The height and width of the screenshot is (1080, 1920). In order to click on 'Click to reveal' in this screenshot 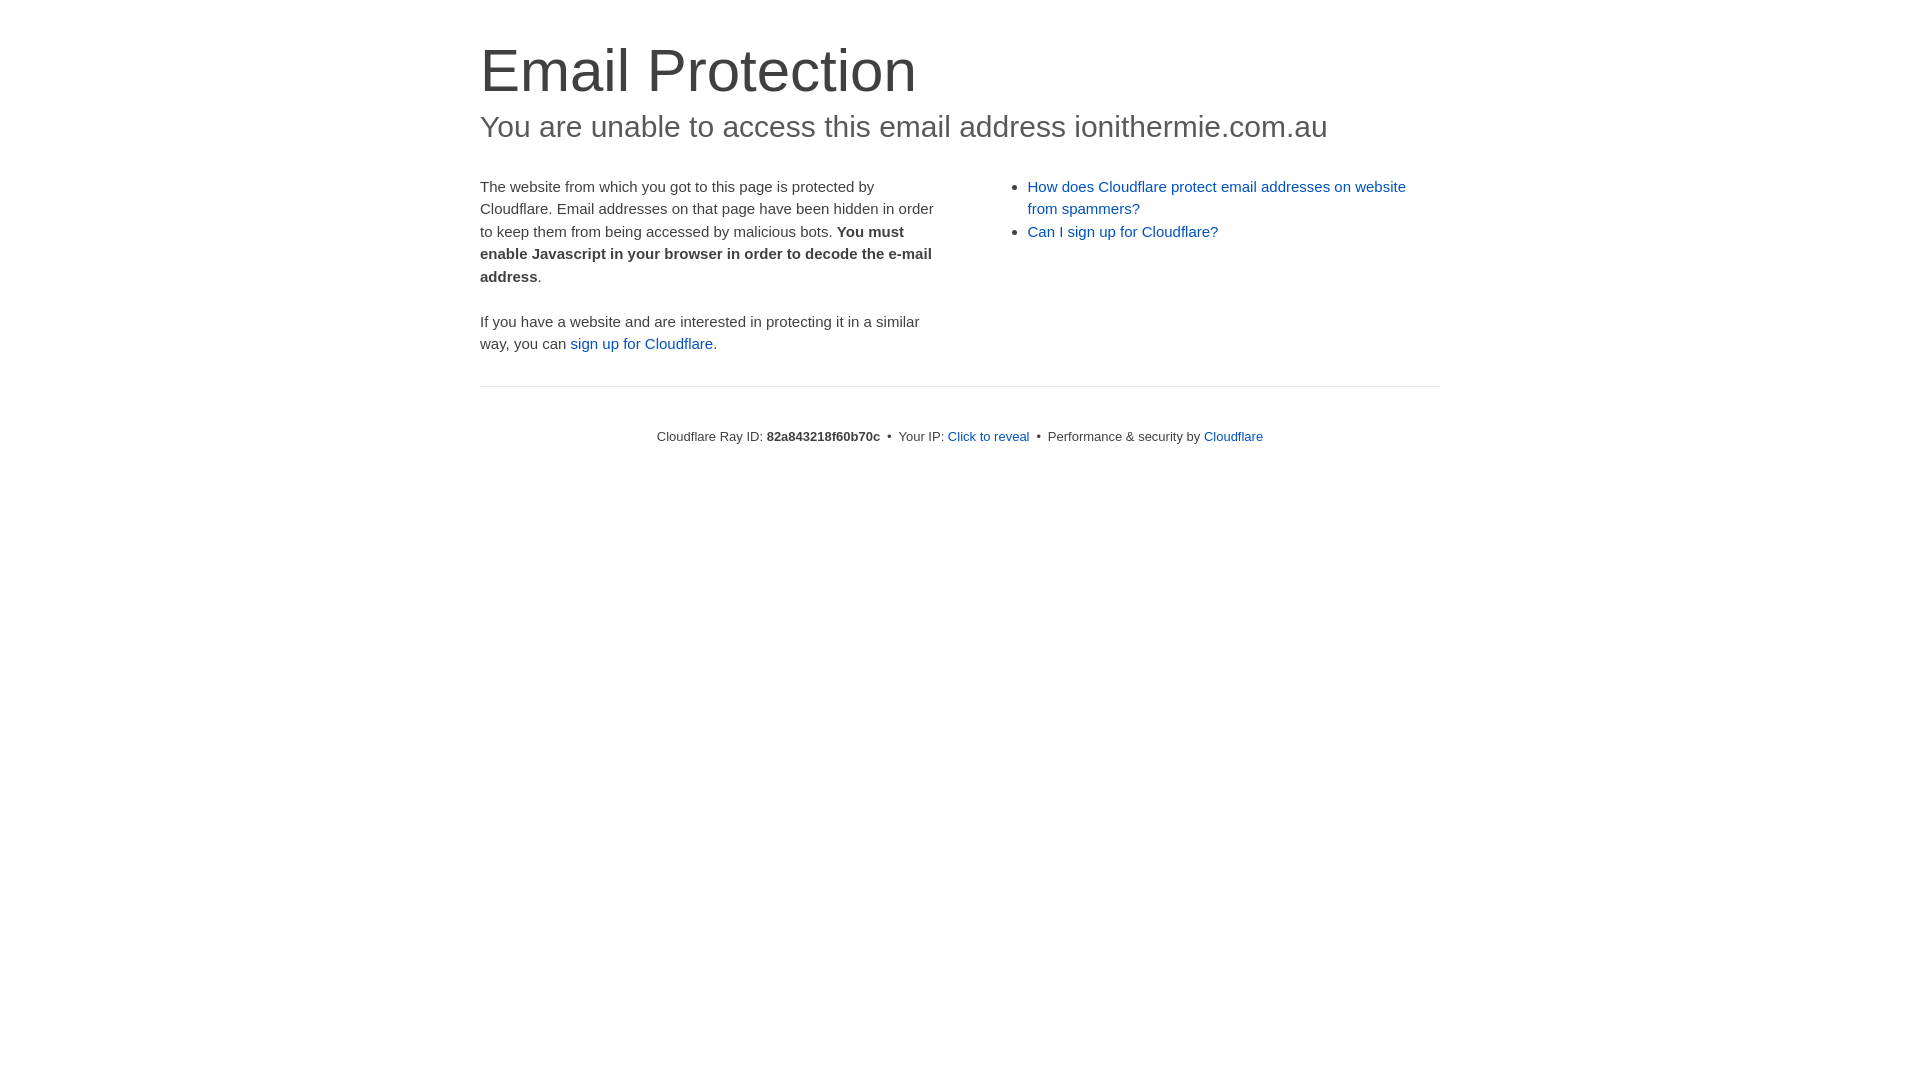, I will do `click(988, 435)`.